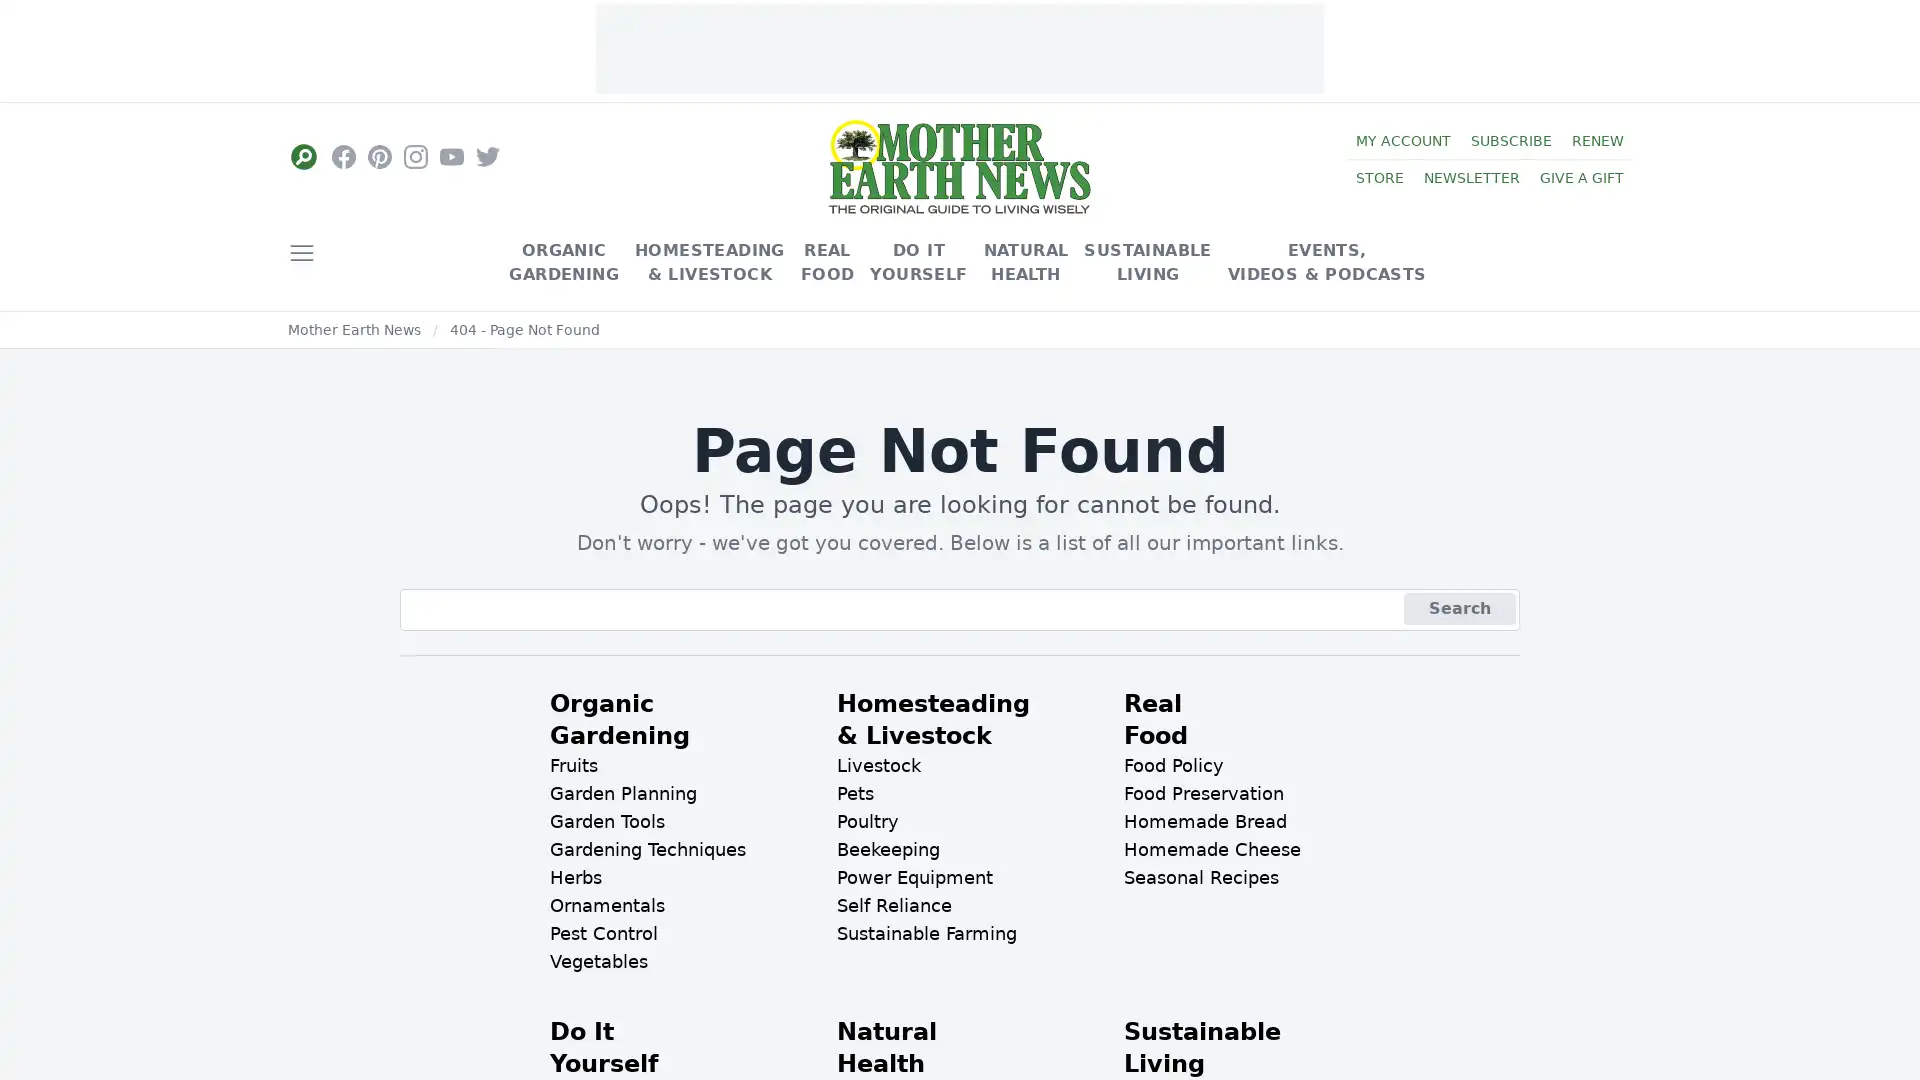 The height and width of the screenshot is (1080, 1920). What do you see at coordinates (1459, 608) in the screenshot?
I see `Search` at bounding box center [1459, 608].